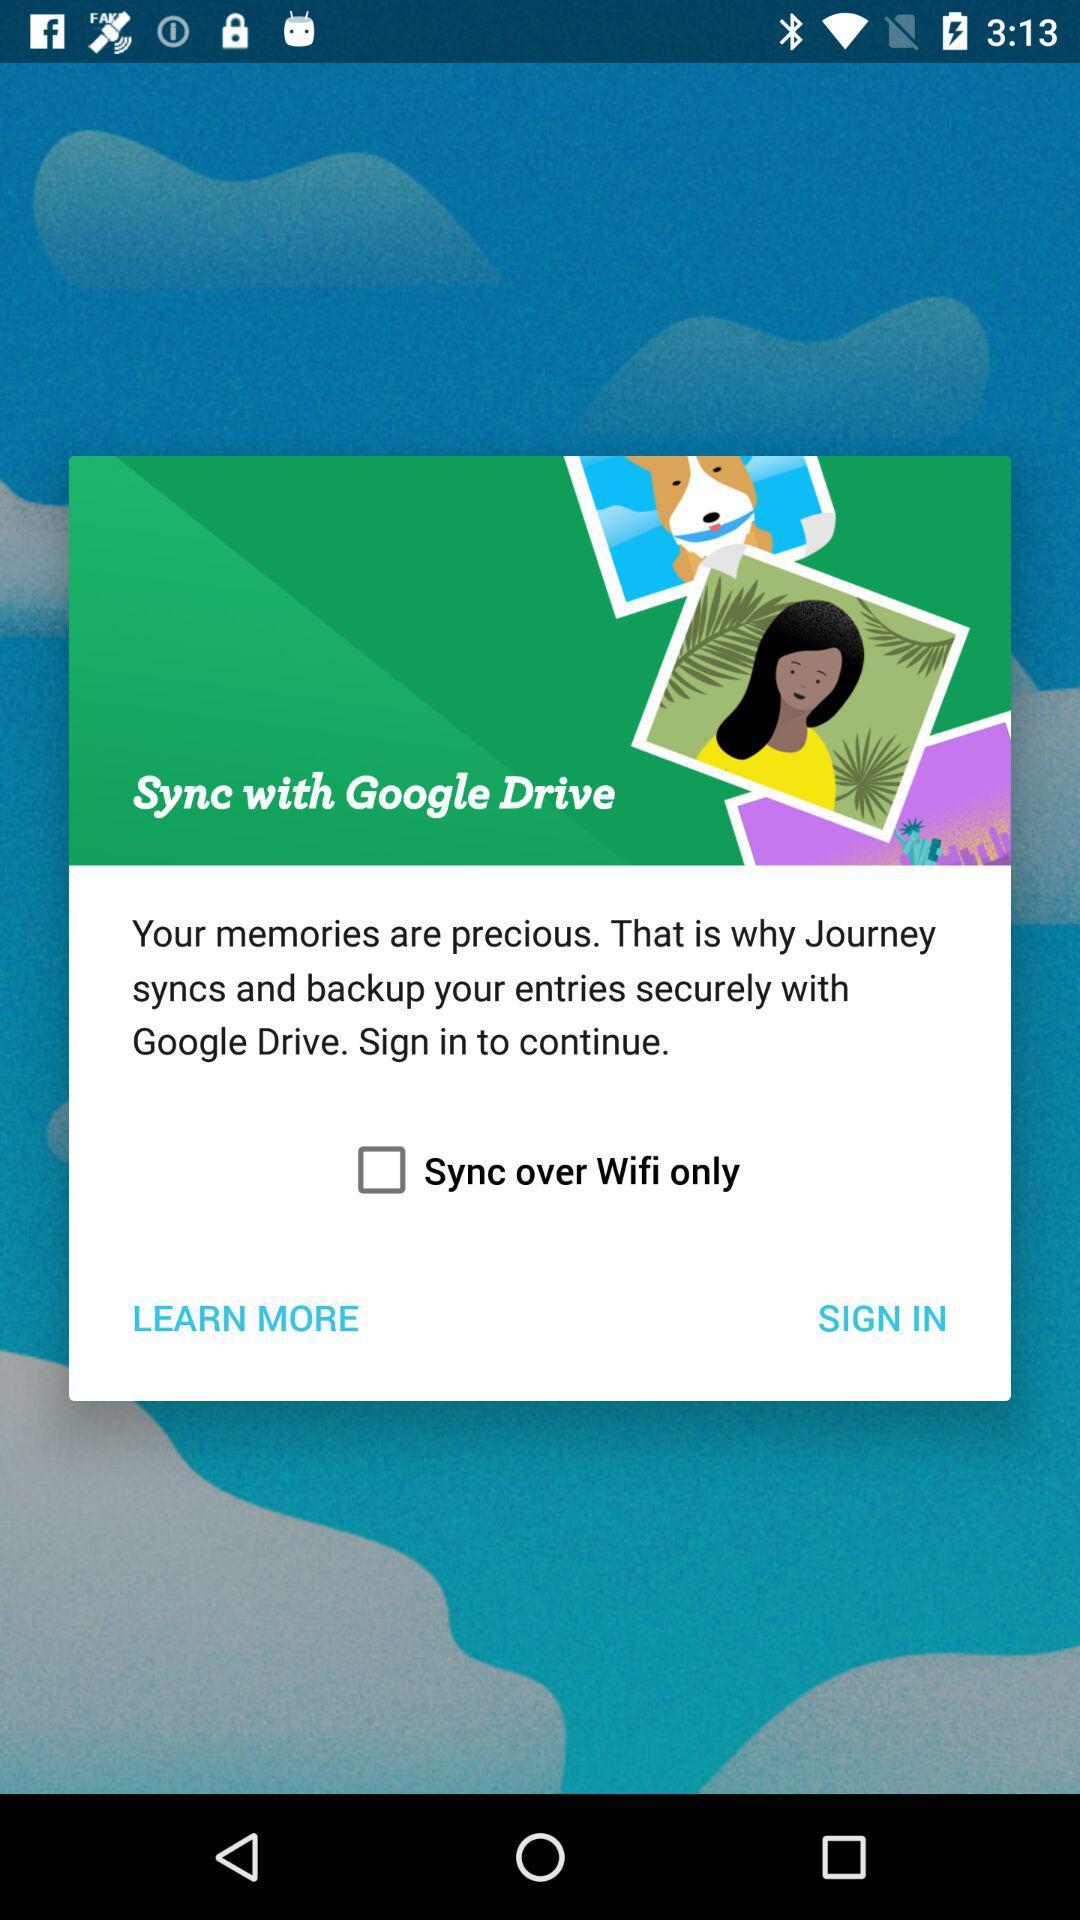  What do you see at coordinates (244, 1316) in the screenshot?
I see `learn more item` at bounding box center [244, 1316].